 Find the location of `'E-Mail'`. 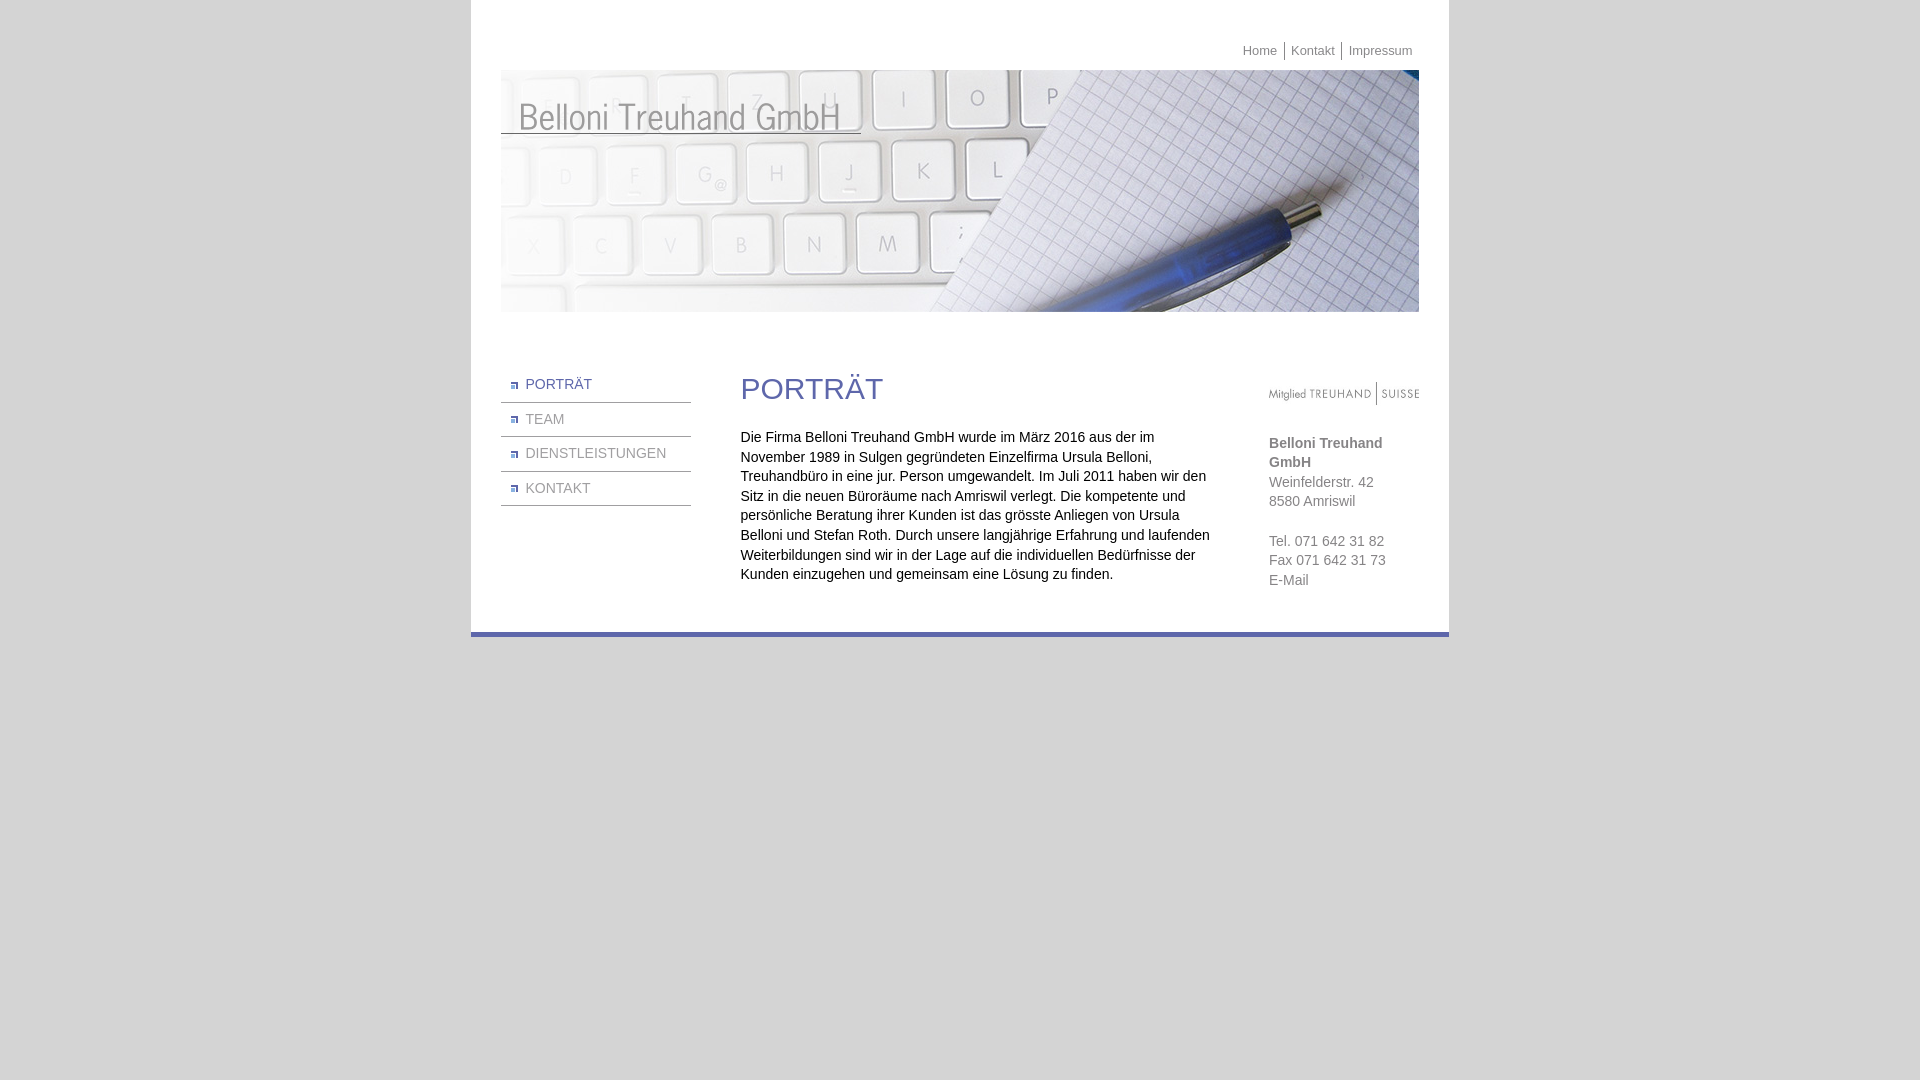

'E-Mail' is located at coordinates (1344, 581).